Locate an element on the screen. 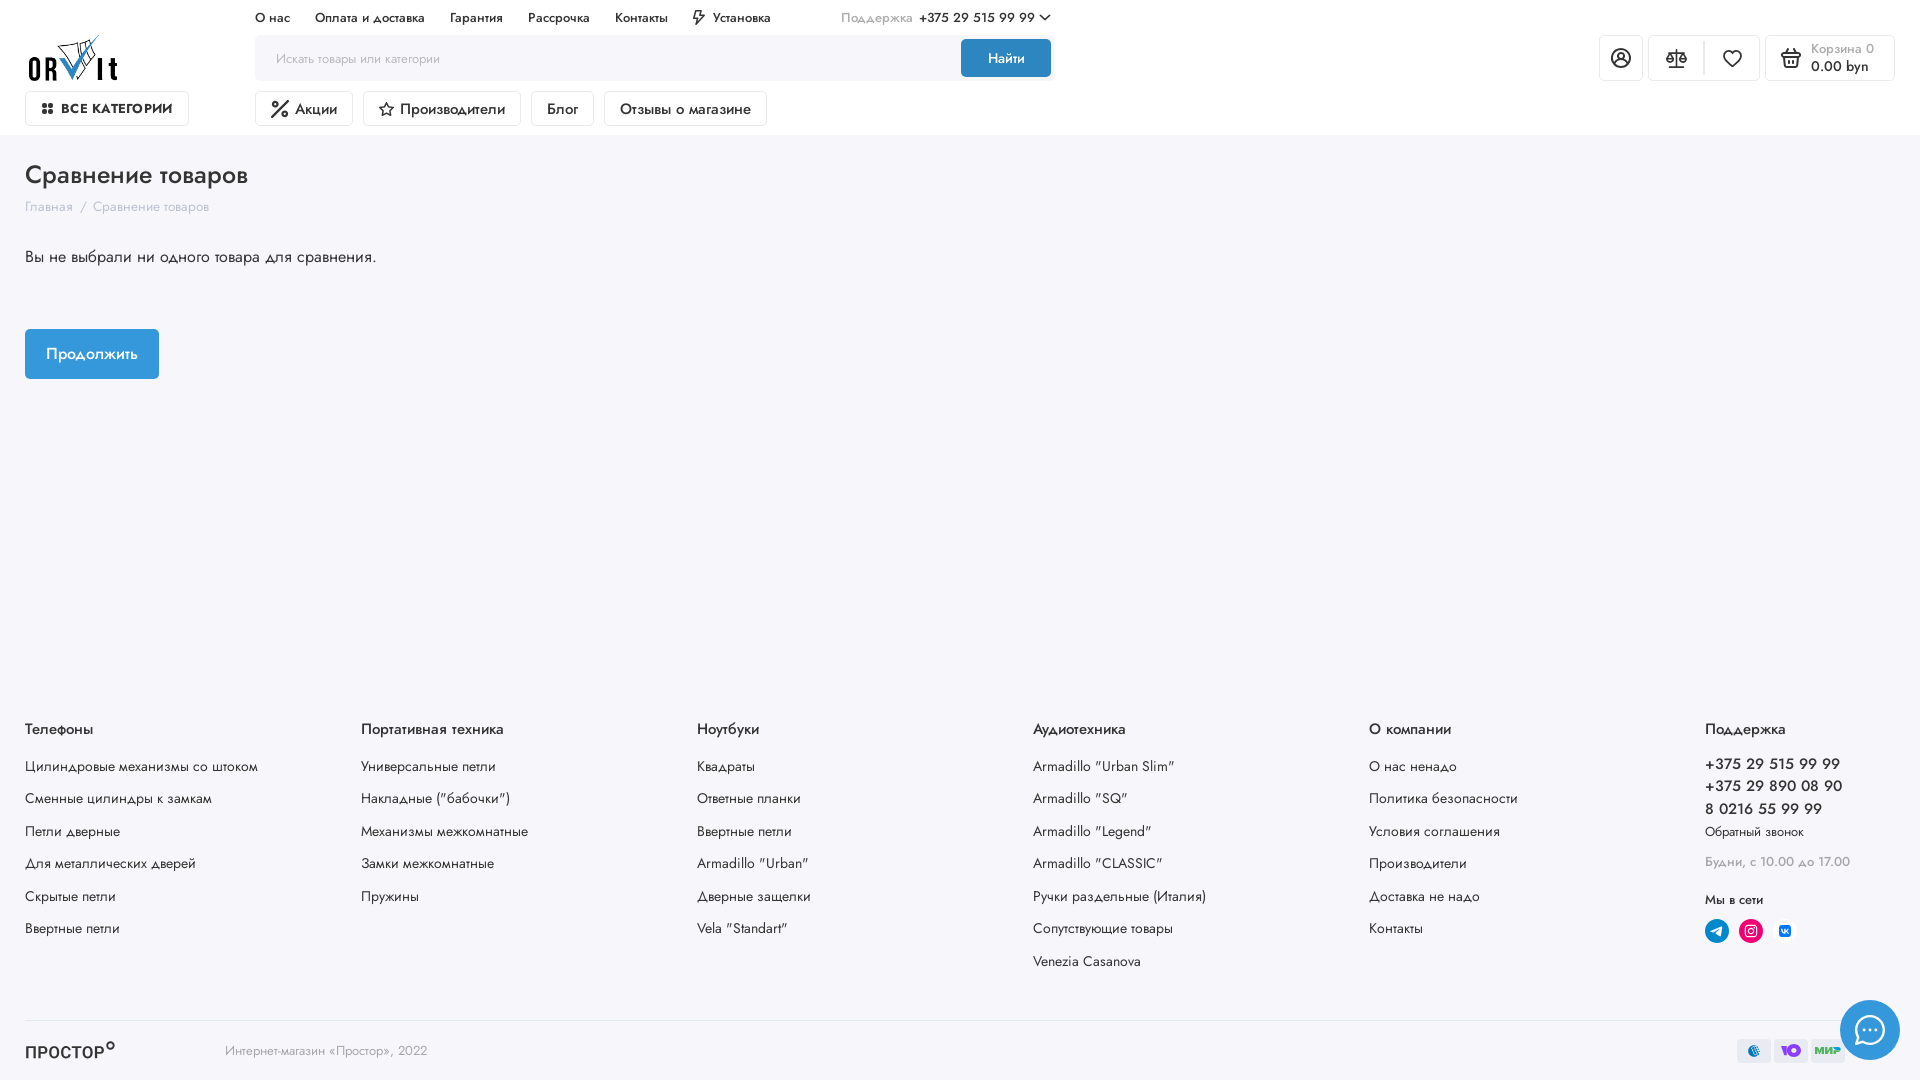  '8 0216 55 99 99' is located at coordinates (1703, 808).